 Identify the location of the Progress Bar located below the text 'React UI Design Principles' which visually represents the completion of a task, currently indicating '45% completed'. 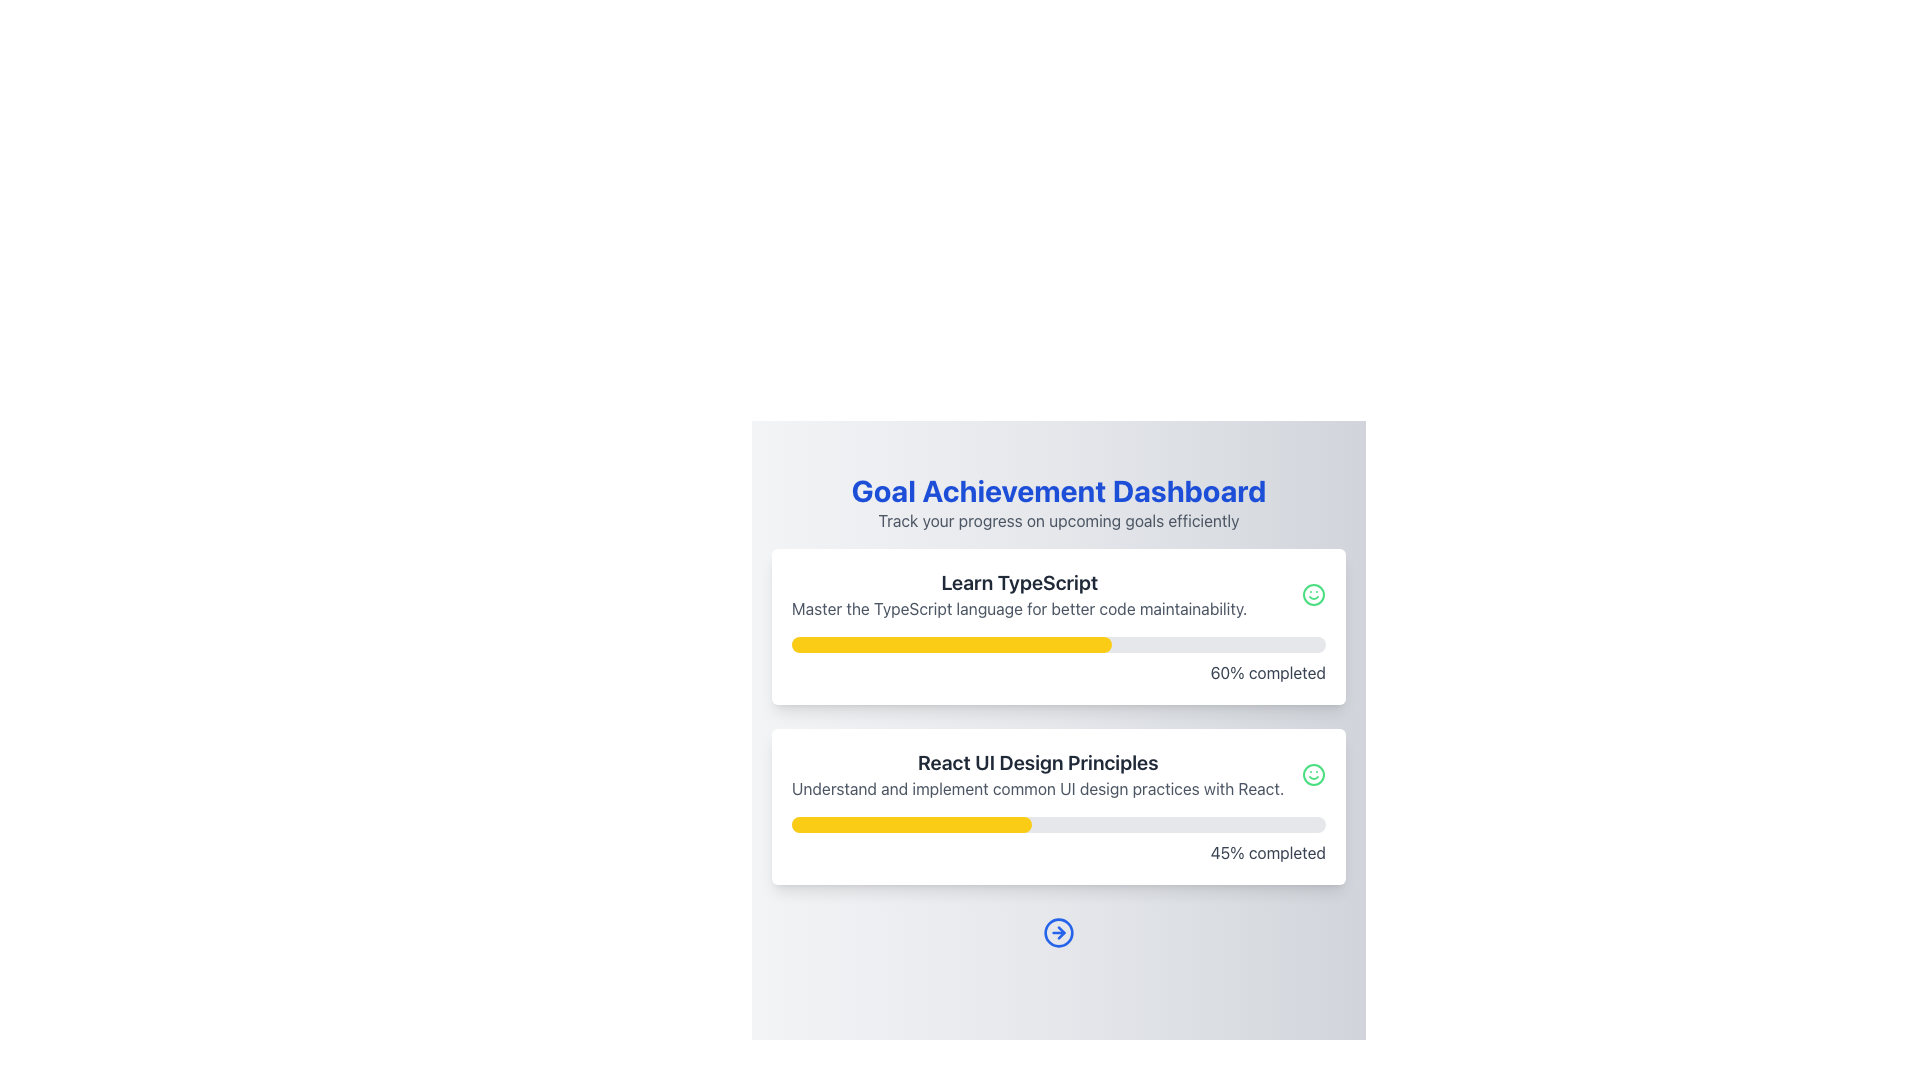
(1058, 825).